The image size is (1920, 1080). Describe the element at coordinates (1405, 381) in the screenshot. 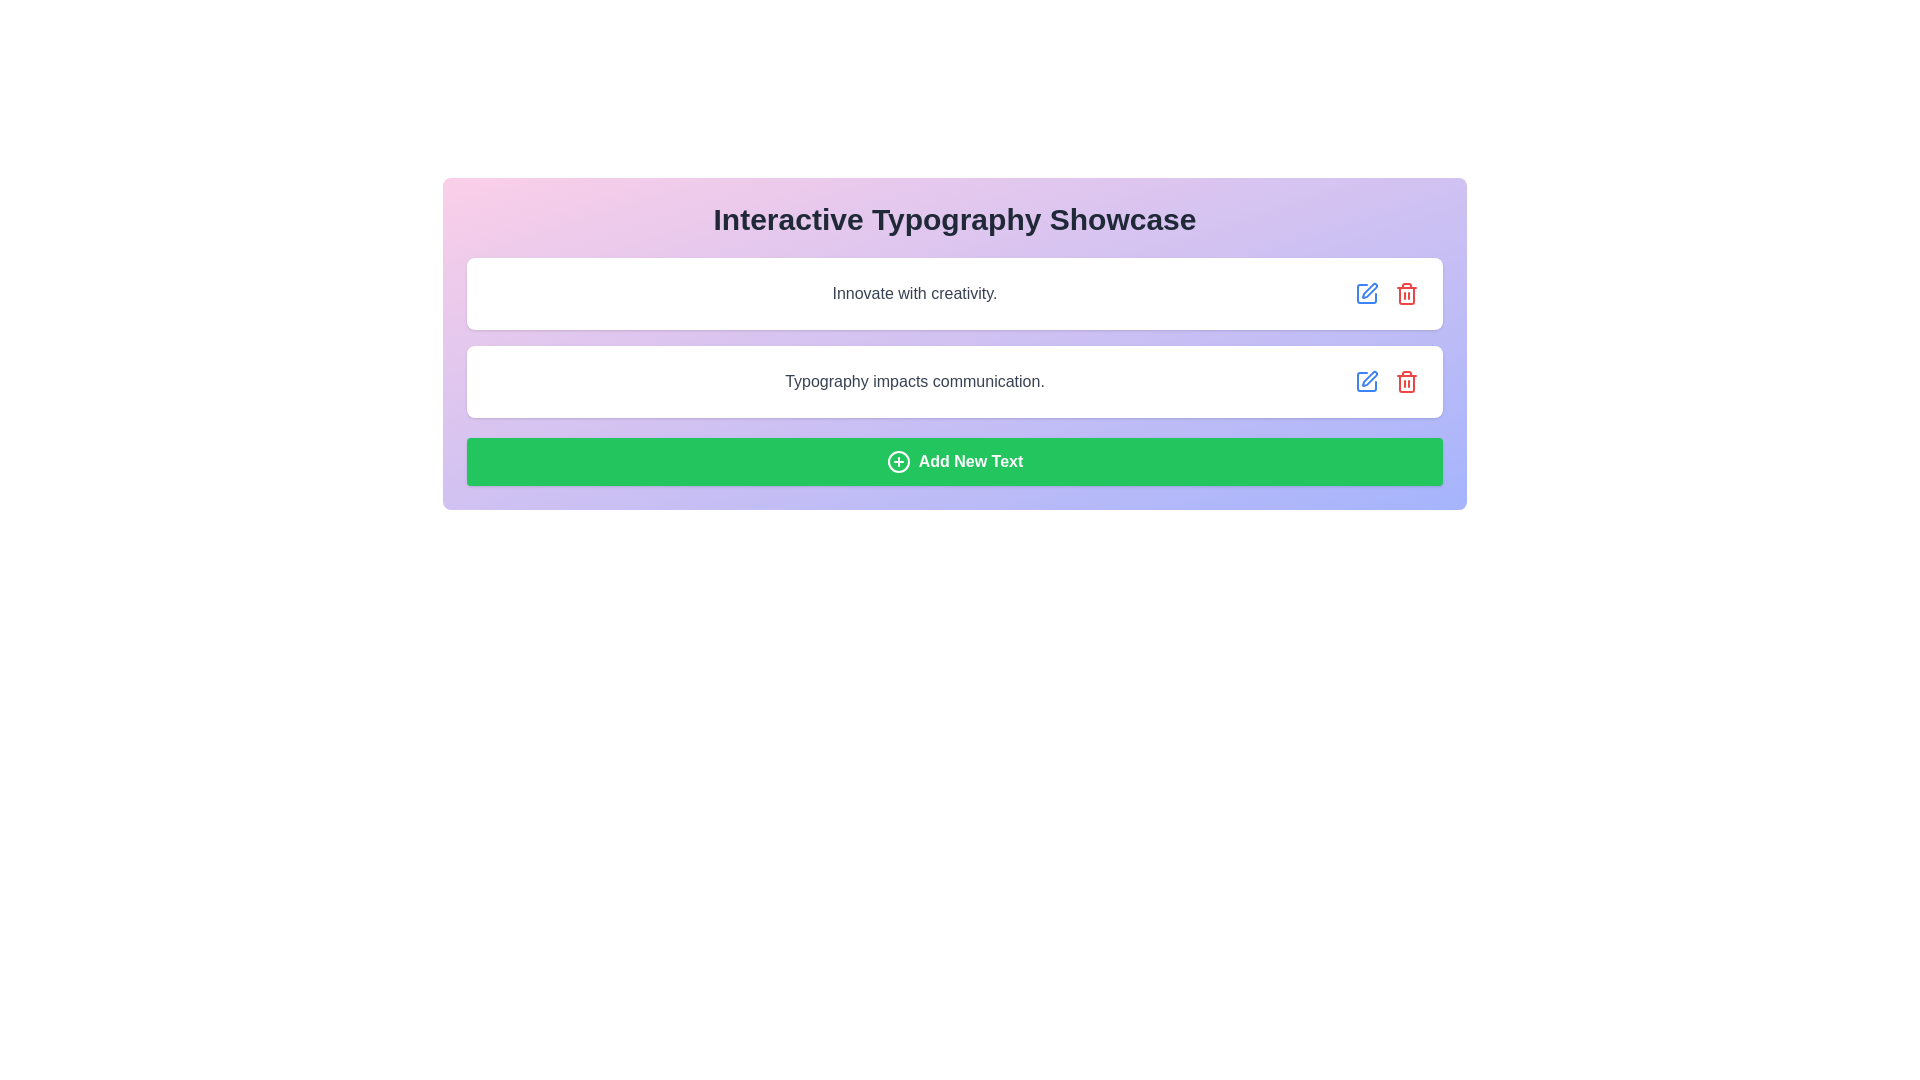

I see `the delete button positioned on the right side of the bottom row, following the text 'Typography impacts communication.'` at that location.